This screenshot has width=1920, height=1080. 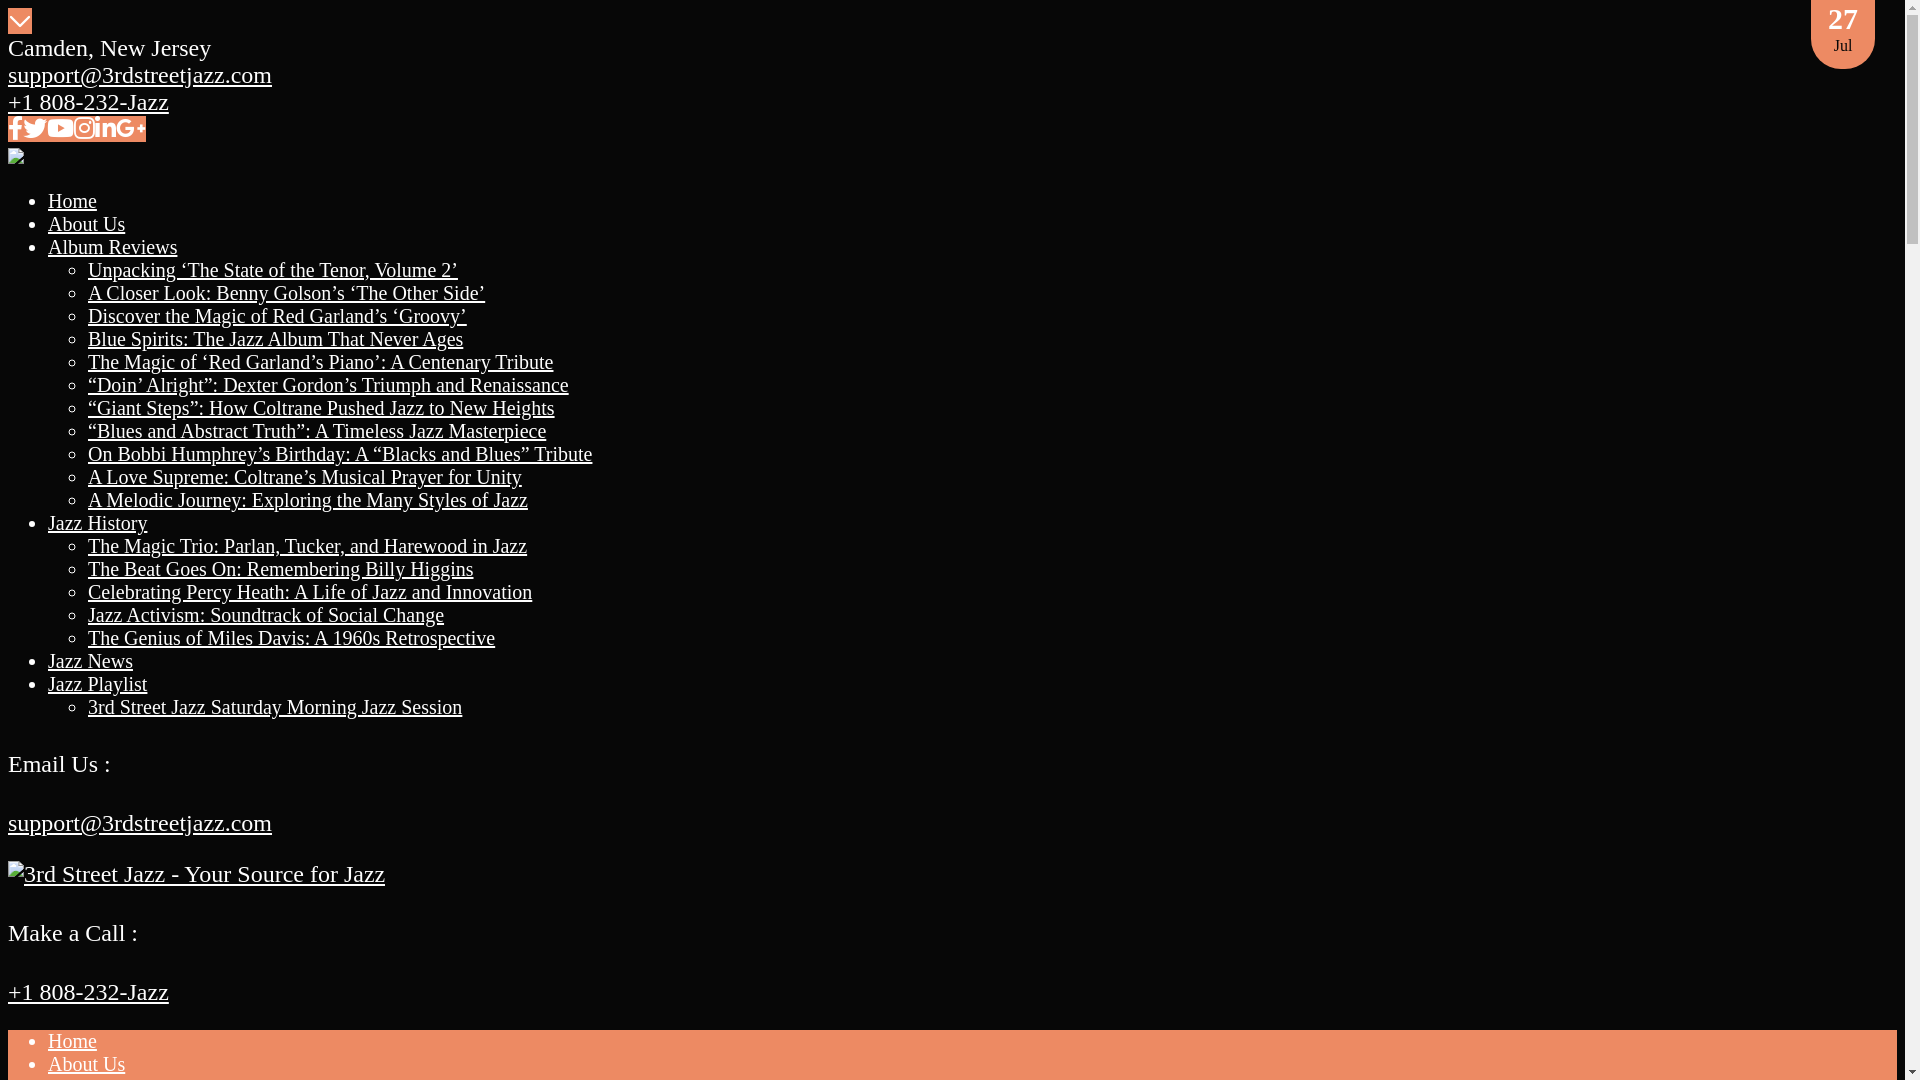 I want to click on 'Home', so click(x=72, y=1040).